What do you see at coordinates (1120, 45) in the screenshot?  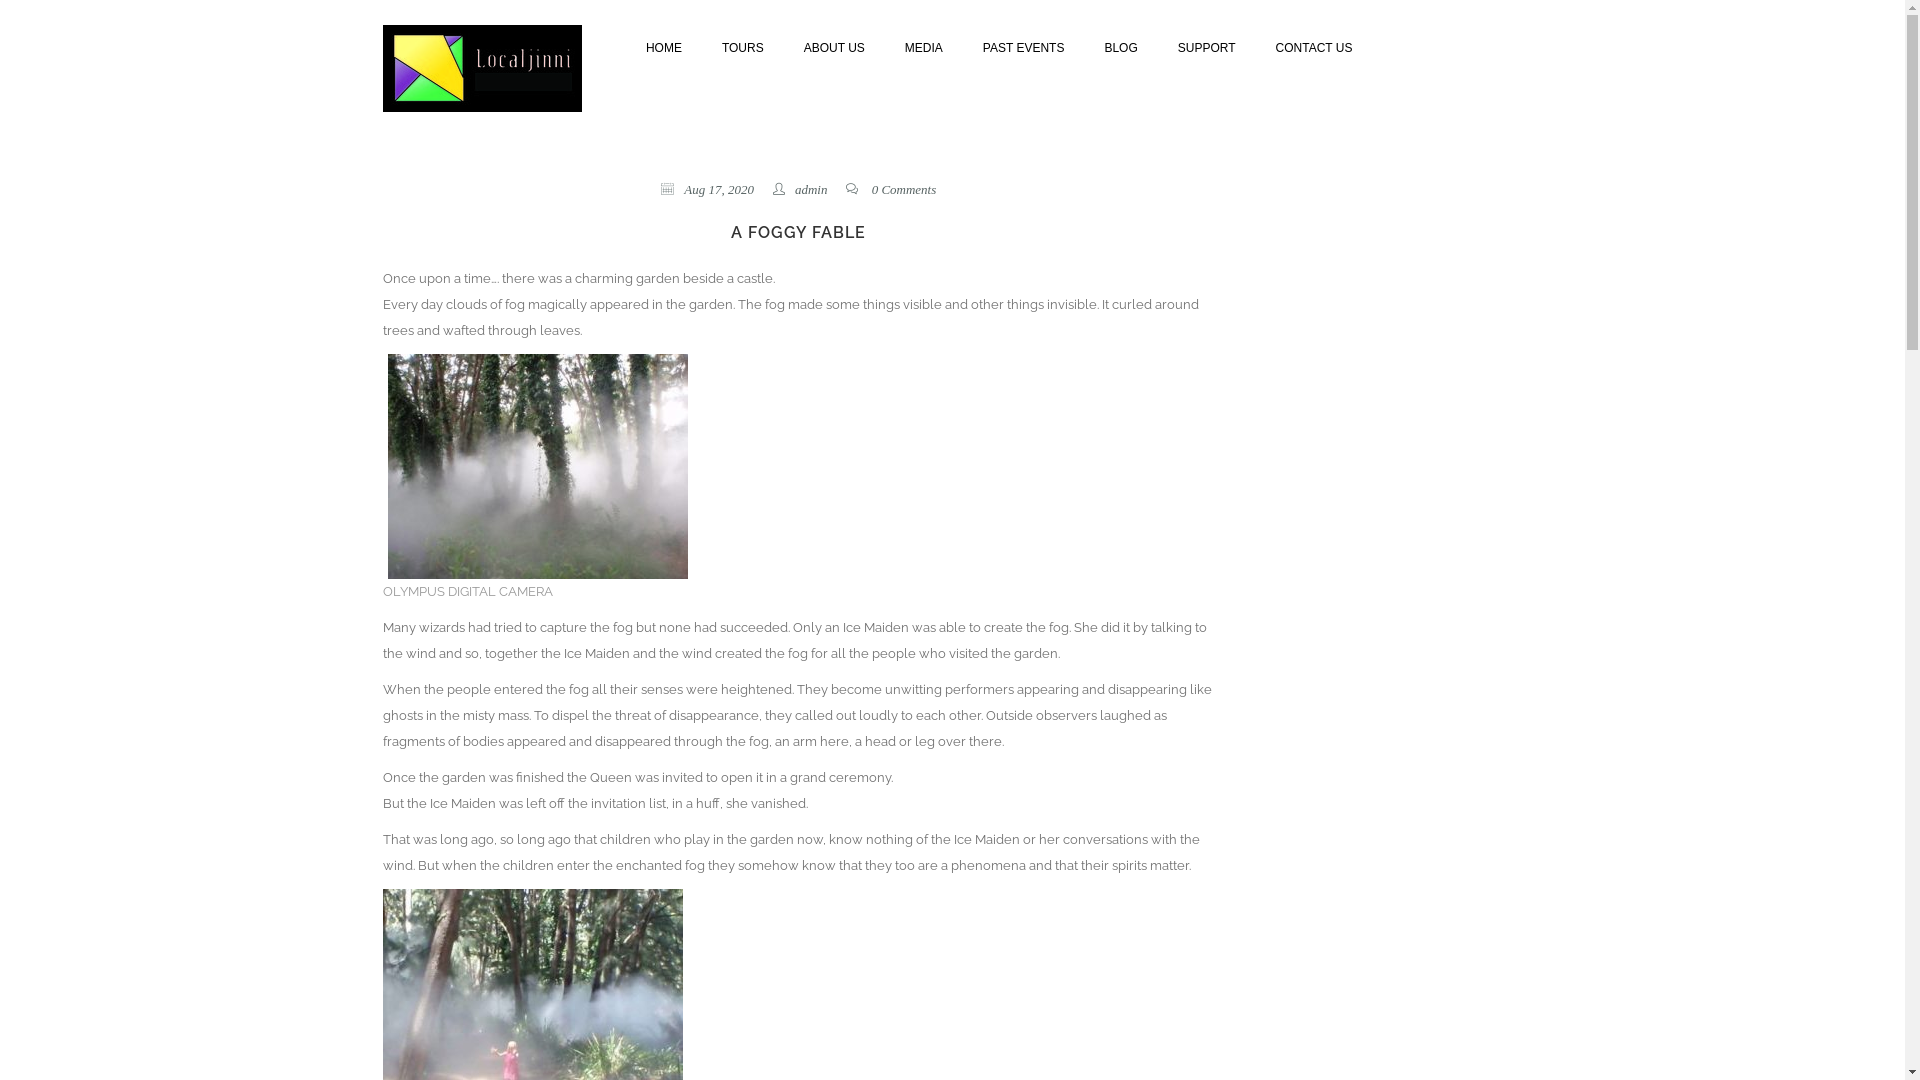 I see `'BLOG'` at bounding box center [1120, 45].